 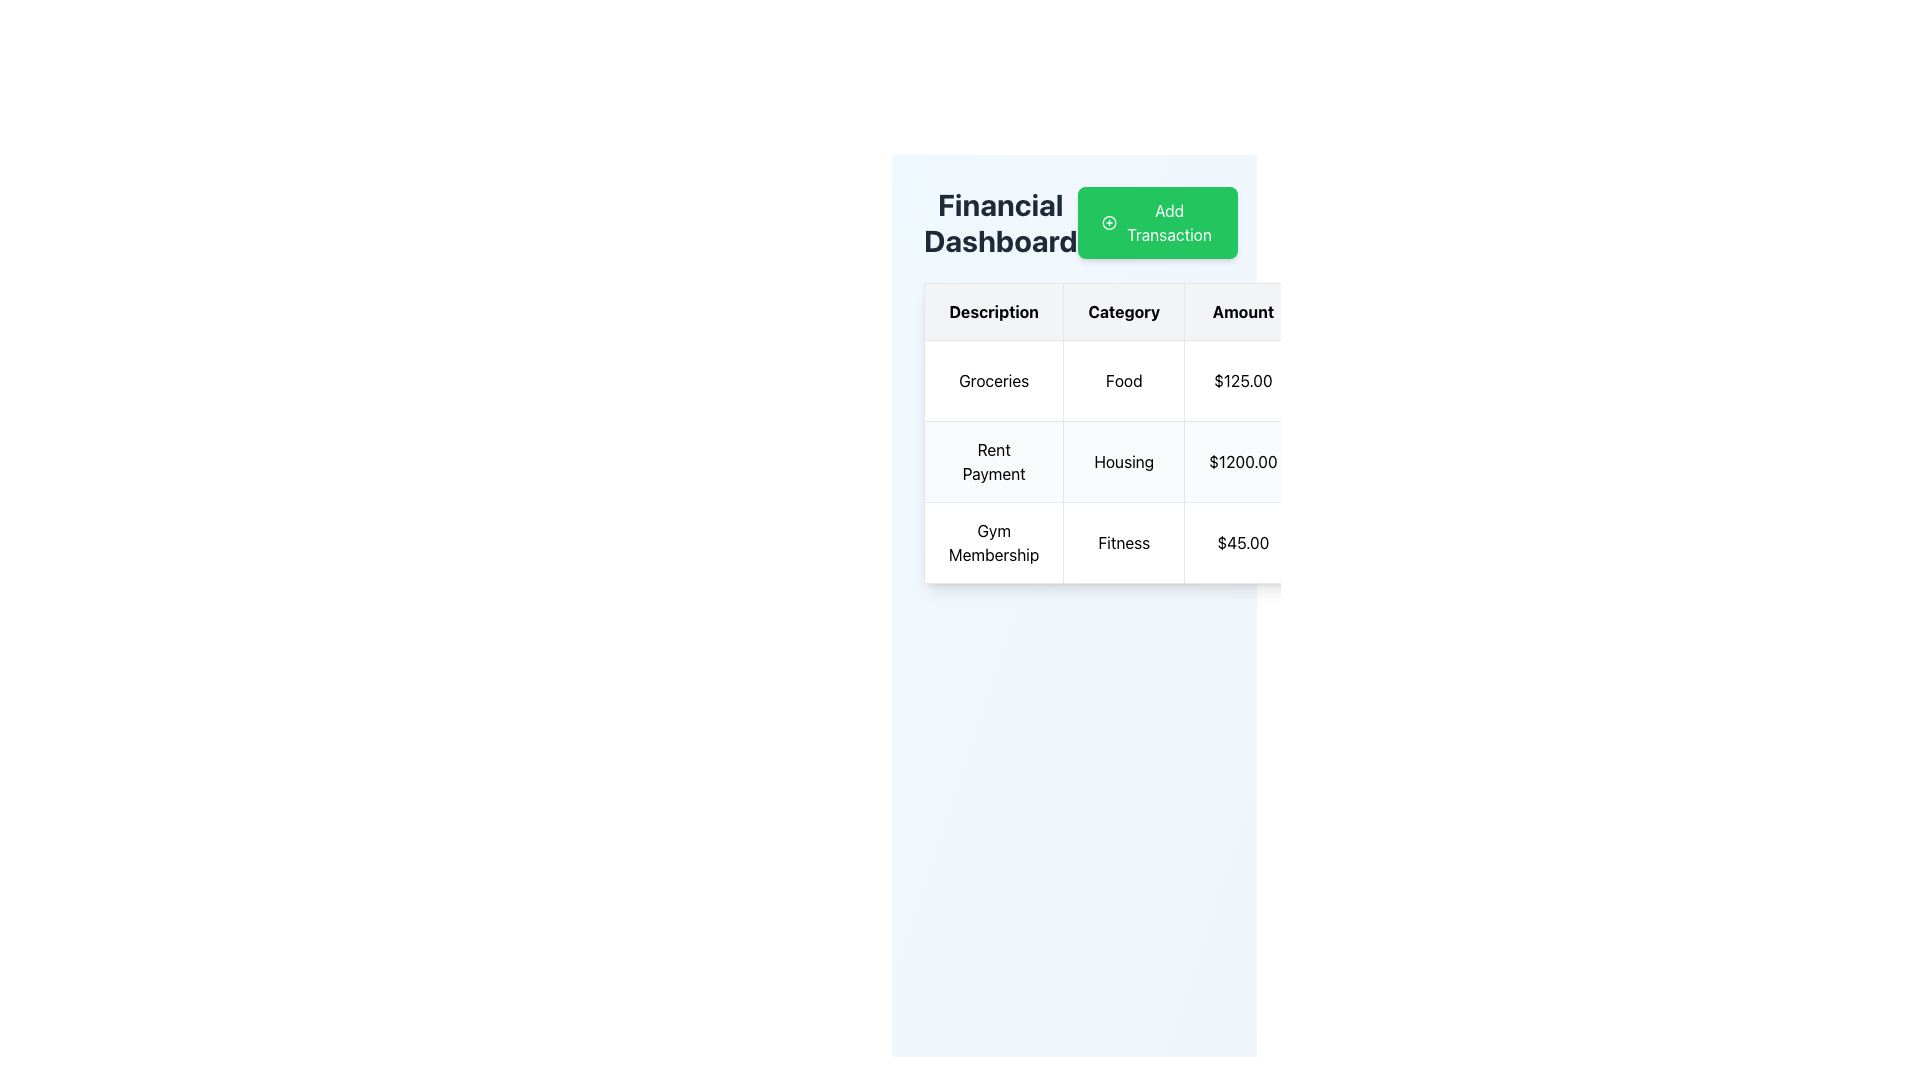 What do you see at coordinates (1124, 381) in the screenshot?
I see `the 'Category' table cell, which is the second column of the first row in the data table below the 'Financial Dashboard' title and 'Add Transaction' button, to interact with adjacent elements in the table` at bounding box center [1124, 381].